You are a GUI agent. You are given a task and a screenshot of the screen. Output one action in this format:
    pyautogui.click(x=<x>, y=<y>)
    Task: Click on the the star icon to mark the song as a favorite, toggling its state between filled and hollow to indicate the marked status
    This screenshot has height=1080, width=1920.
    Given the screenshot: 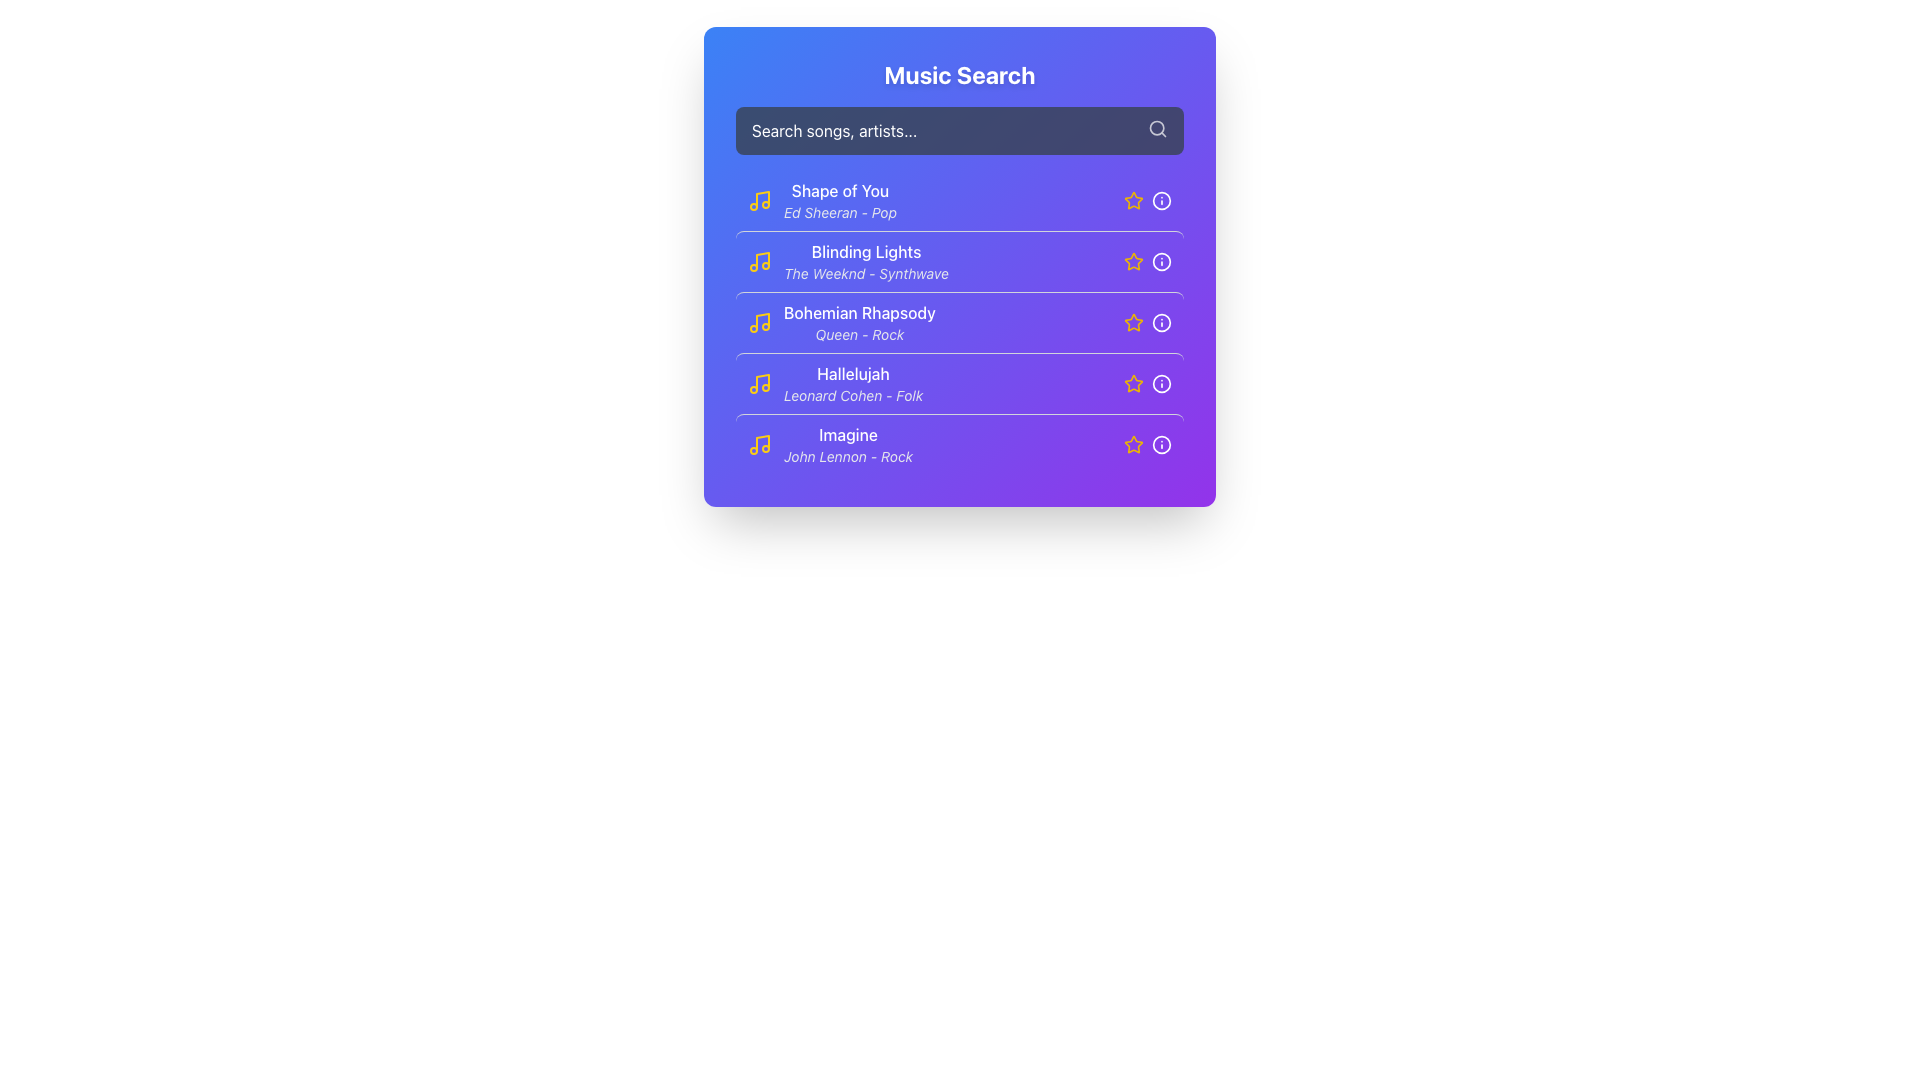 What is the action you would take?
    pyautogui.click(x=1133, y=200)
    